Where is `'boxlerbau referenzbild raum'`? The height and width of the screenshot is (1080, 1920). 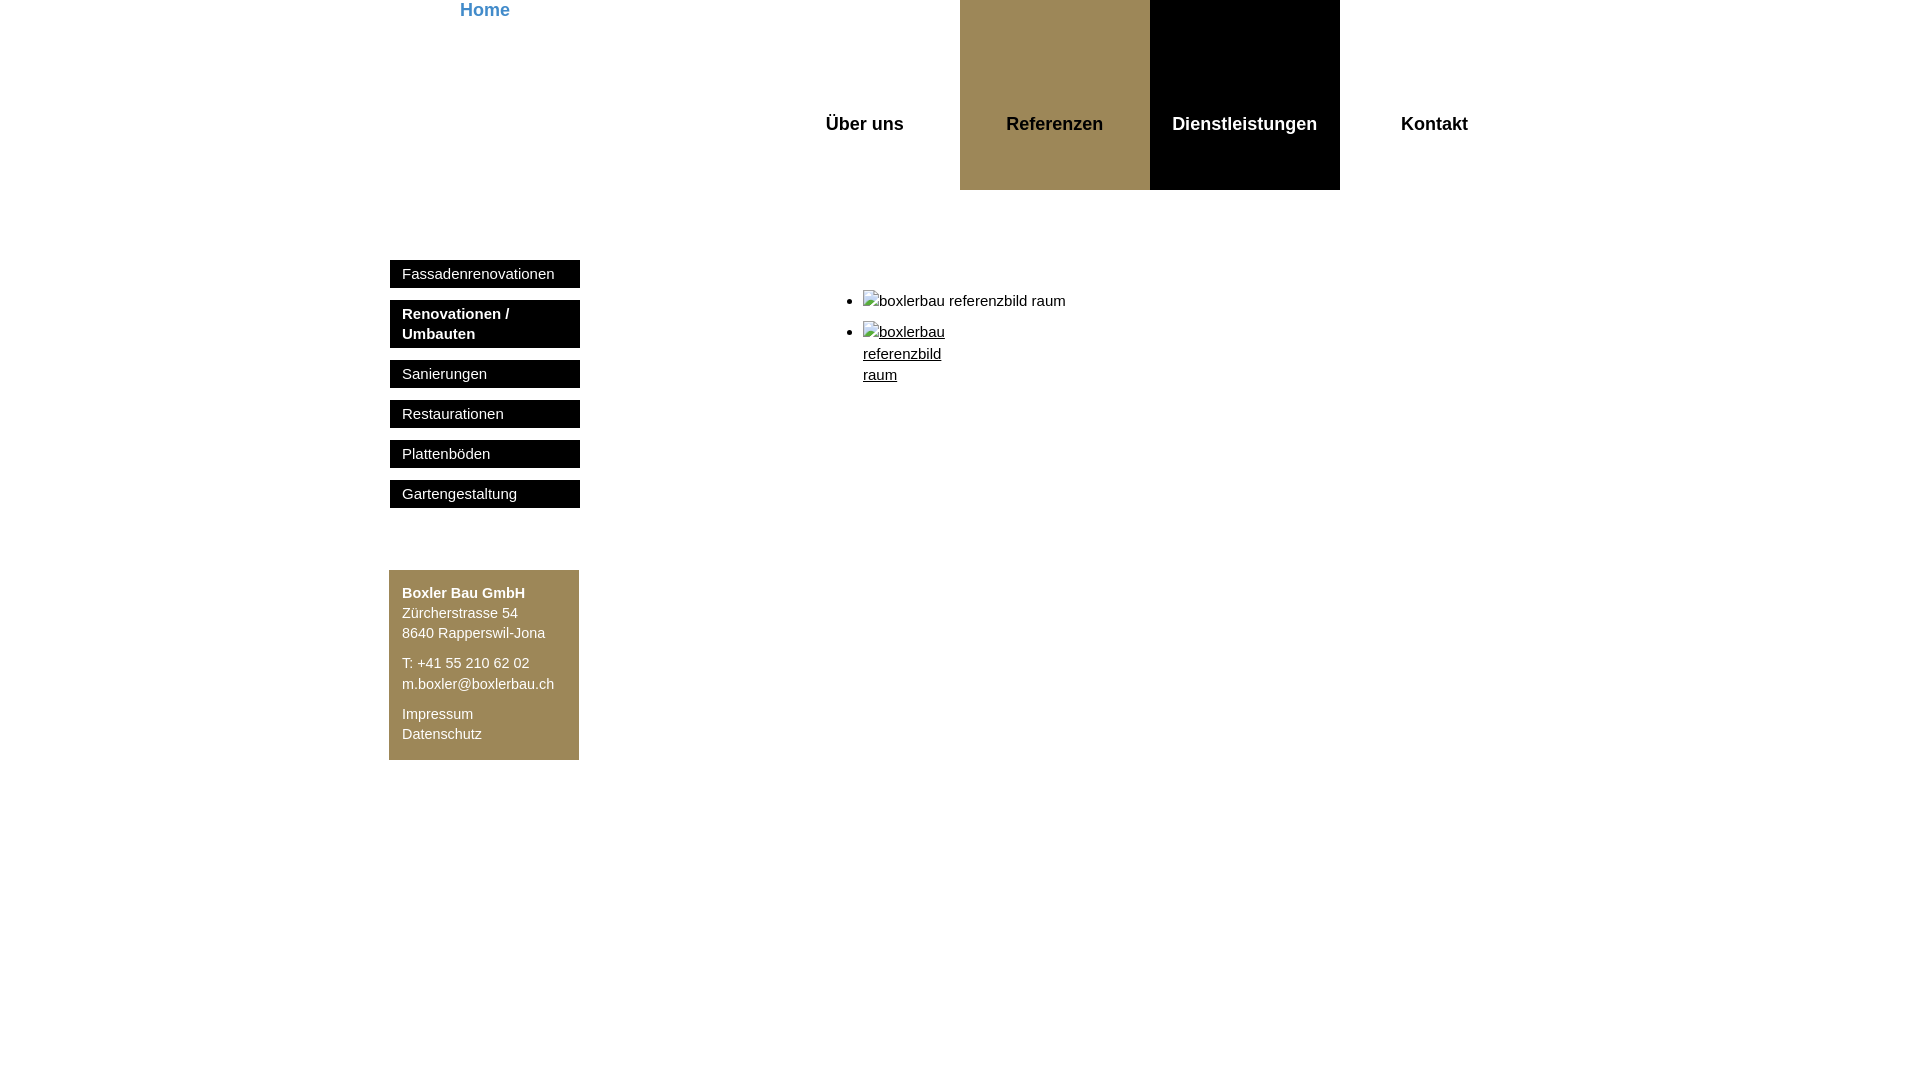
'boxlerbau referenzbild raum' is located at coordinates (911, 370).